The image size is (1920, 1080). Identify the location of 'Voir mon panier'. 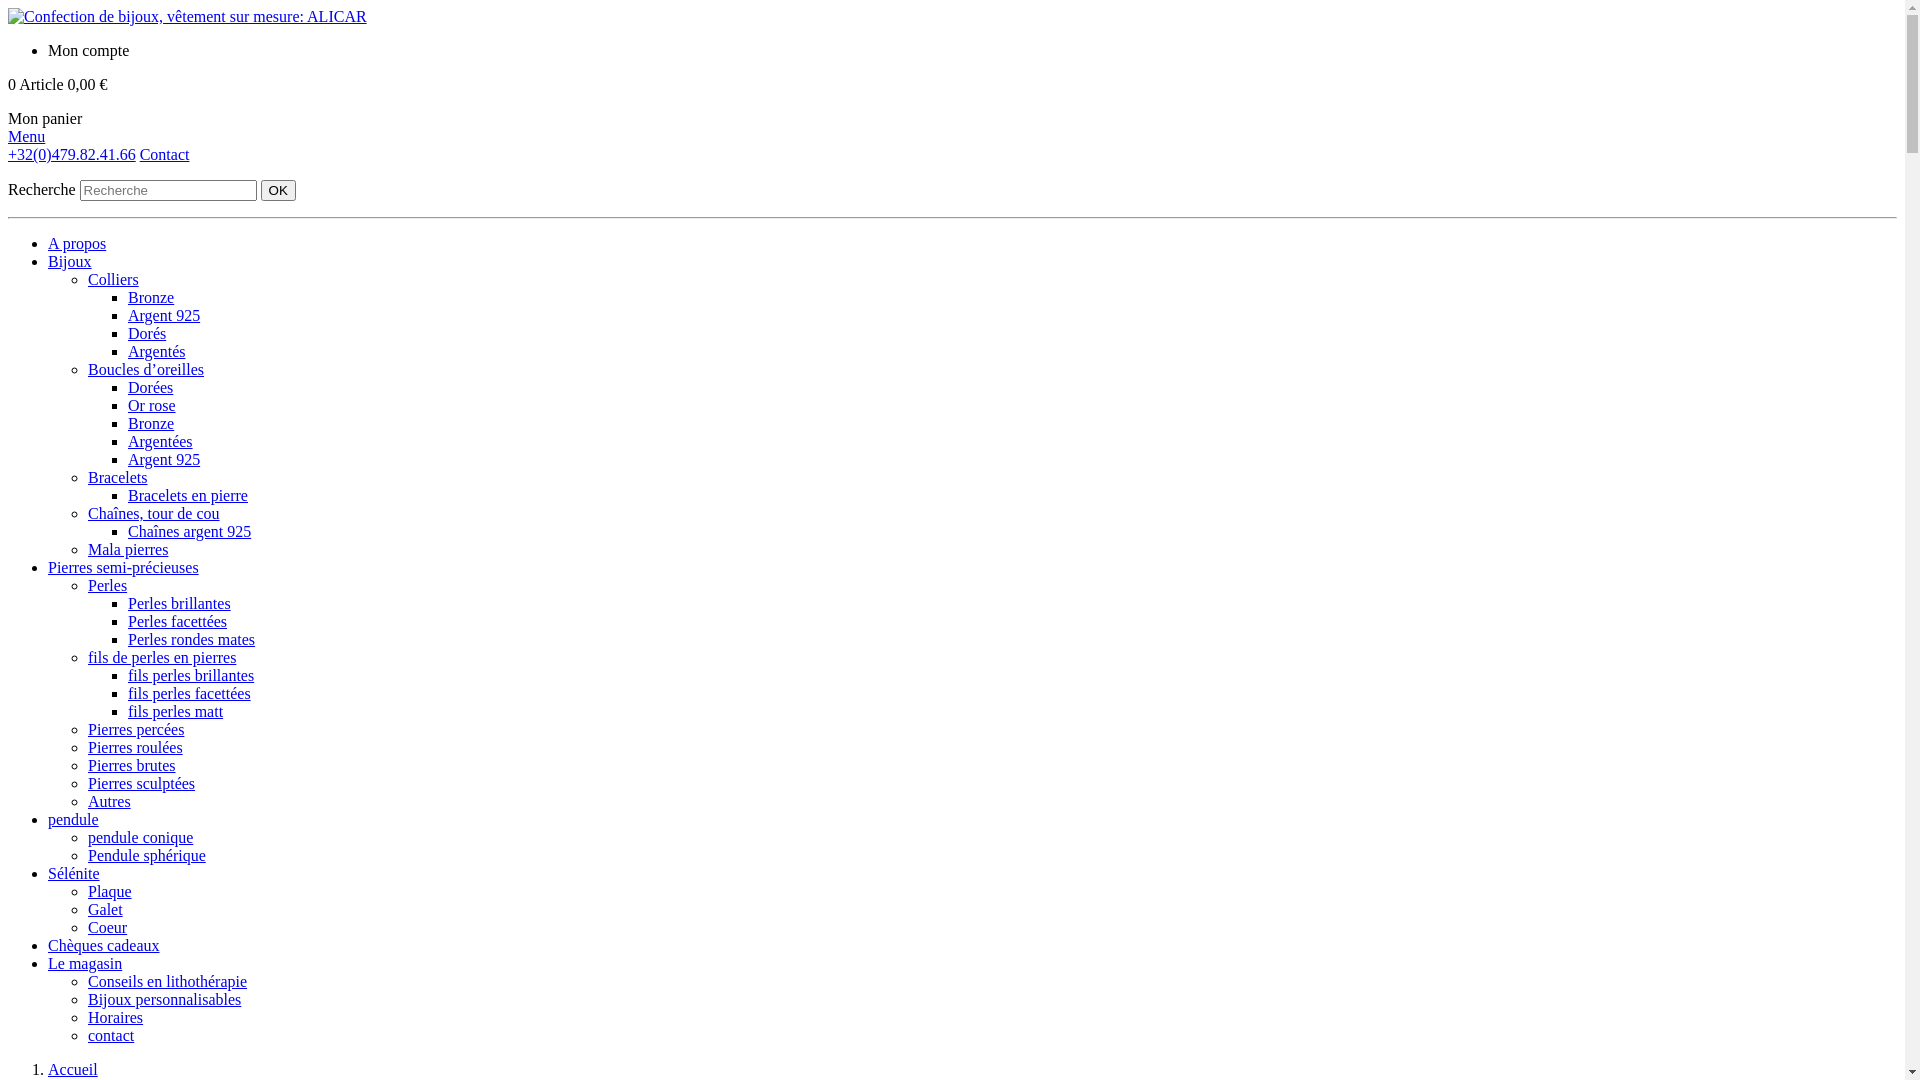
(107, 88).